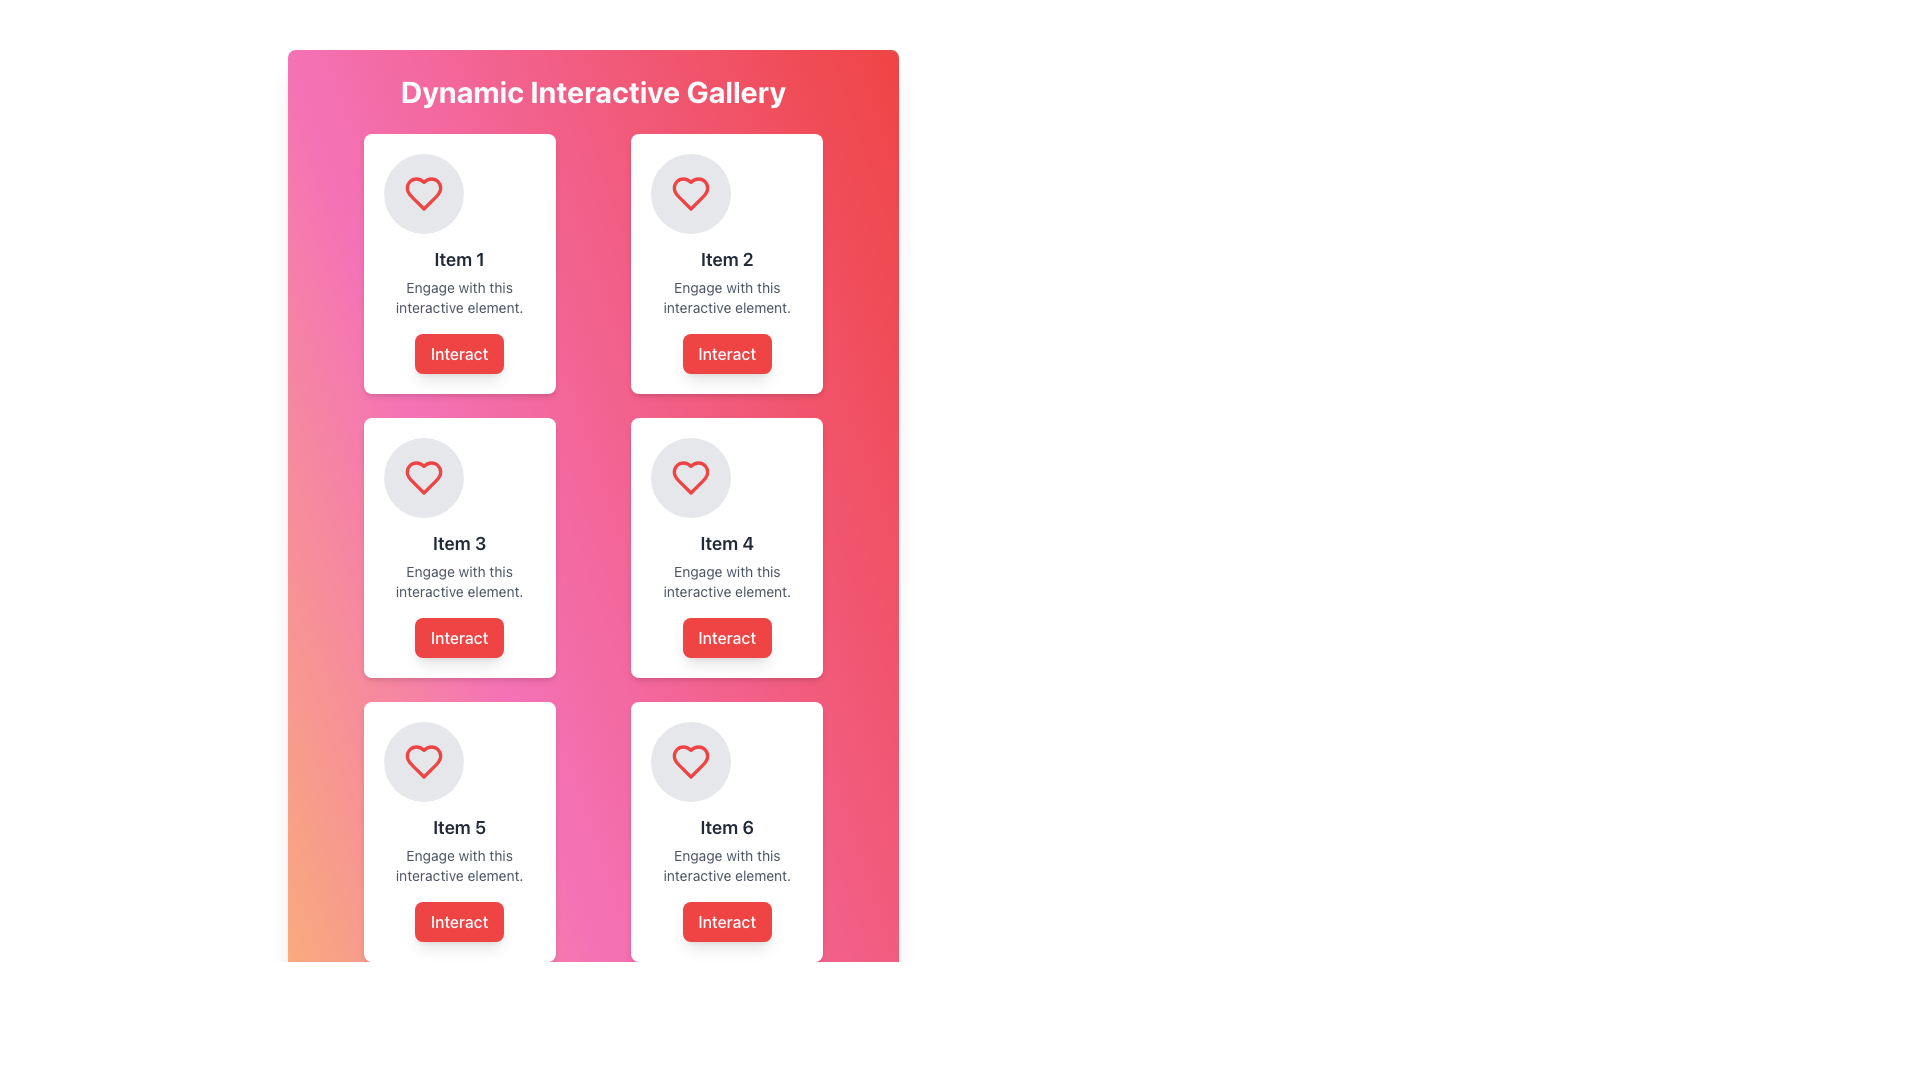 The image size is (1920, 1080). What do you see at coordinates (726, 828) in the screenshot?
I see `the text label reading 'Item 6', which is styled in bold dark gray font and positioned centrally within the bottom-right card of a six-card grid layout` at bounding box center [726, 828].